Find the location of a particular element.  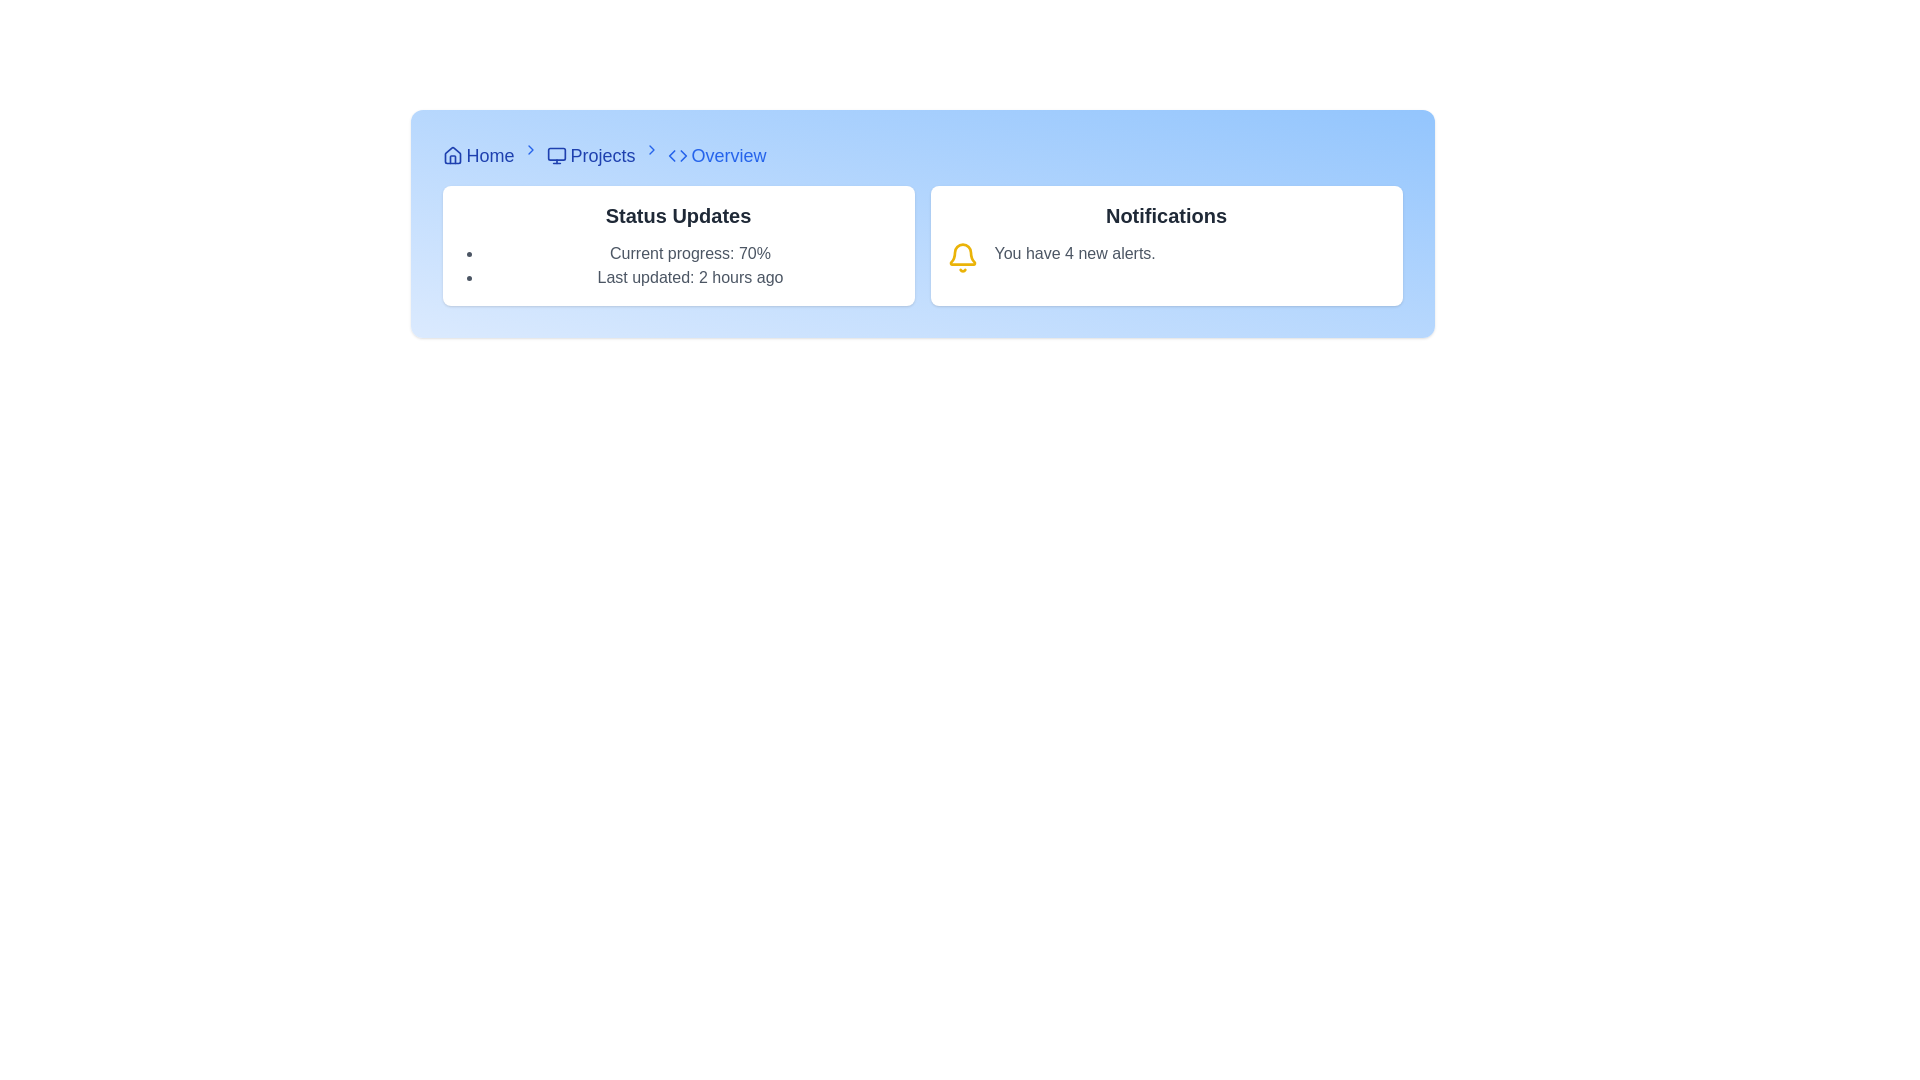

the static text label that displays the current progress in the 'Status Updates' section, which is the first item in a bulleted list is located at coordinates (690, 253).